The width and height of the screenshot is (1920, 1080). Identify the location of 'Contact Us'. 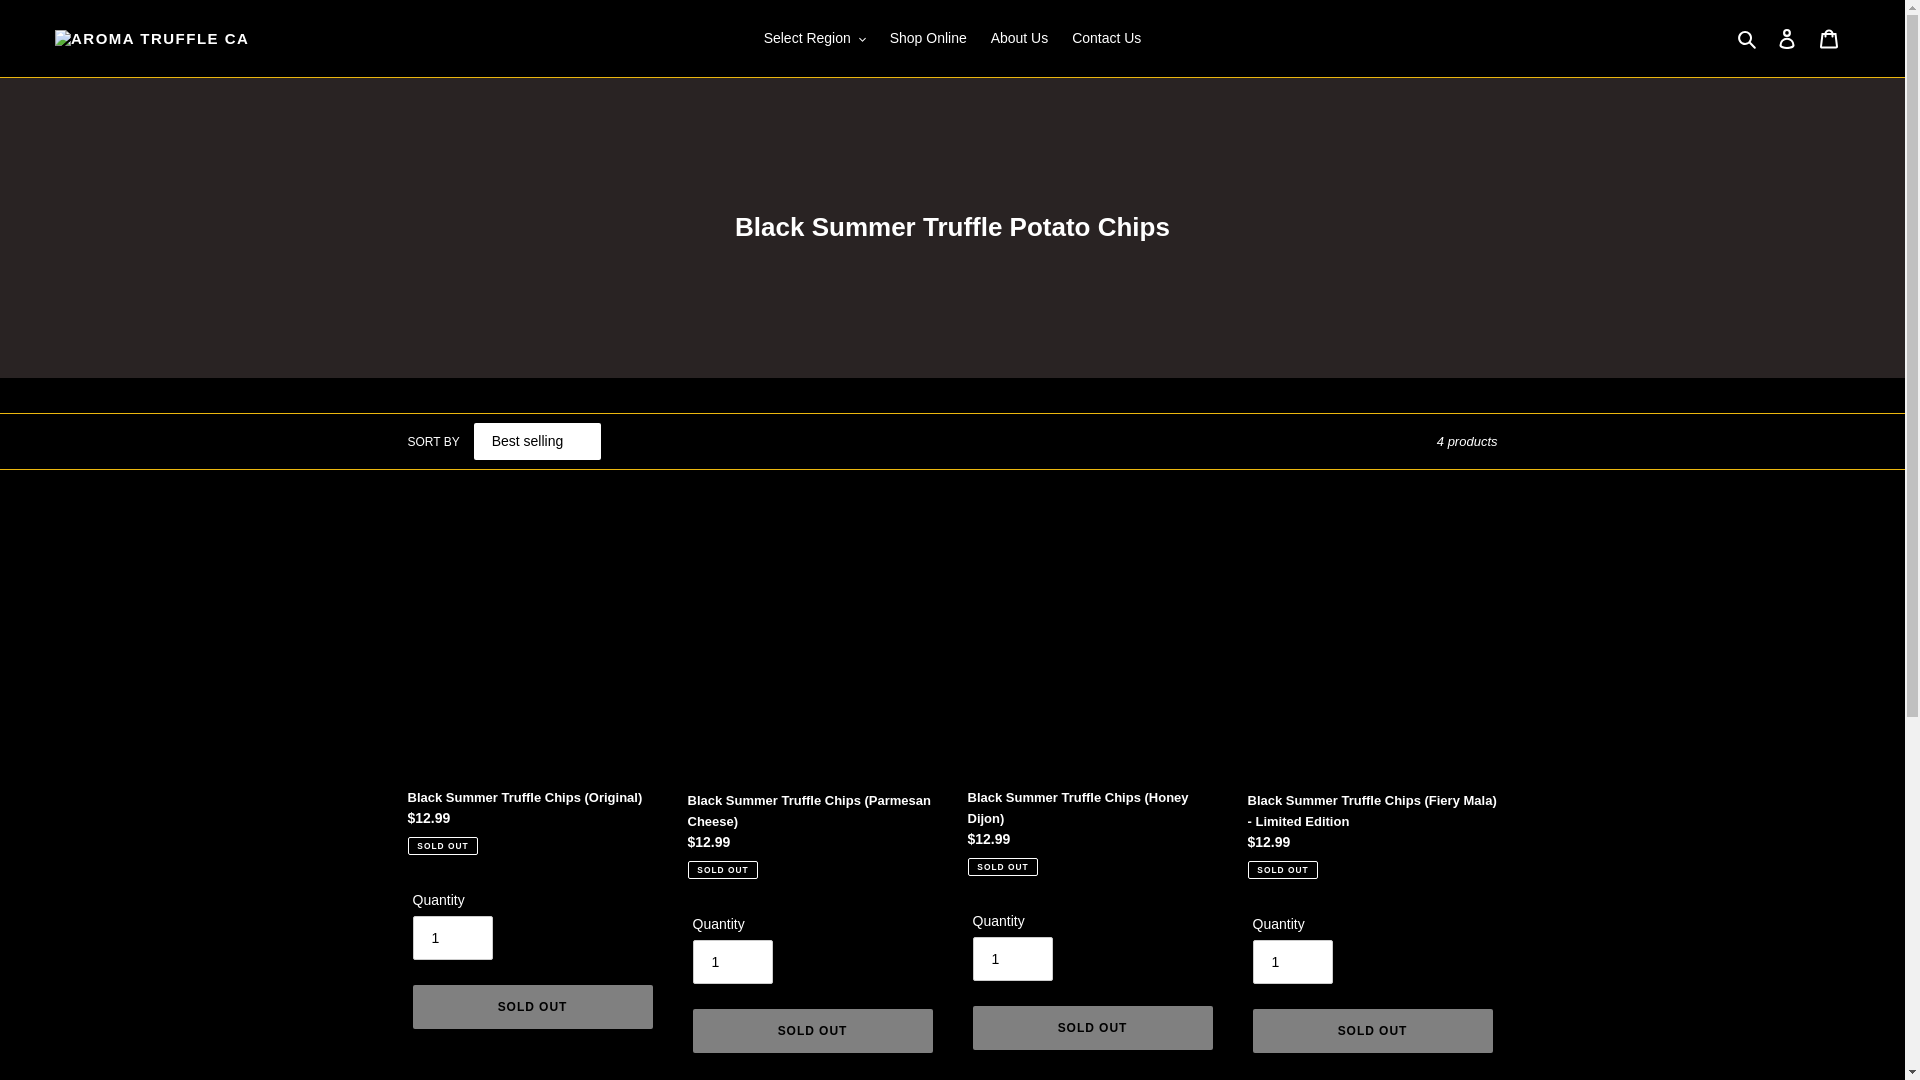
(1060, 38).